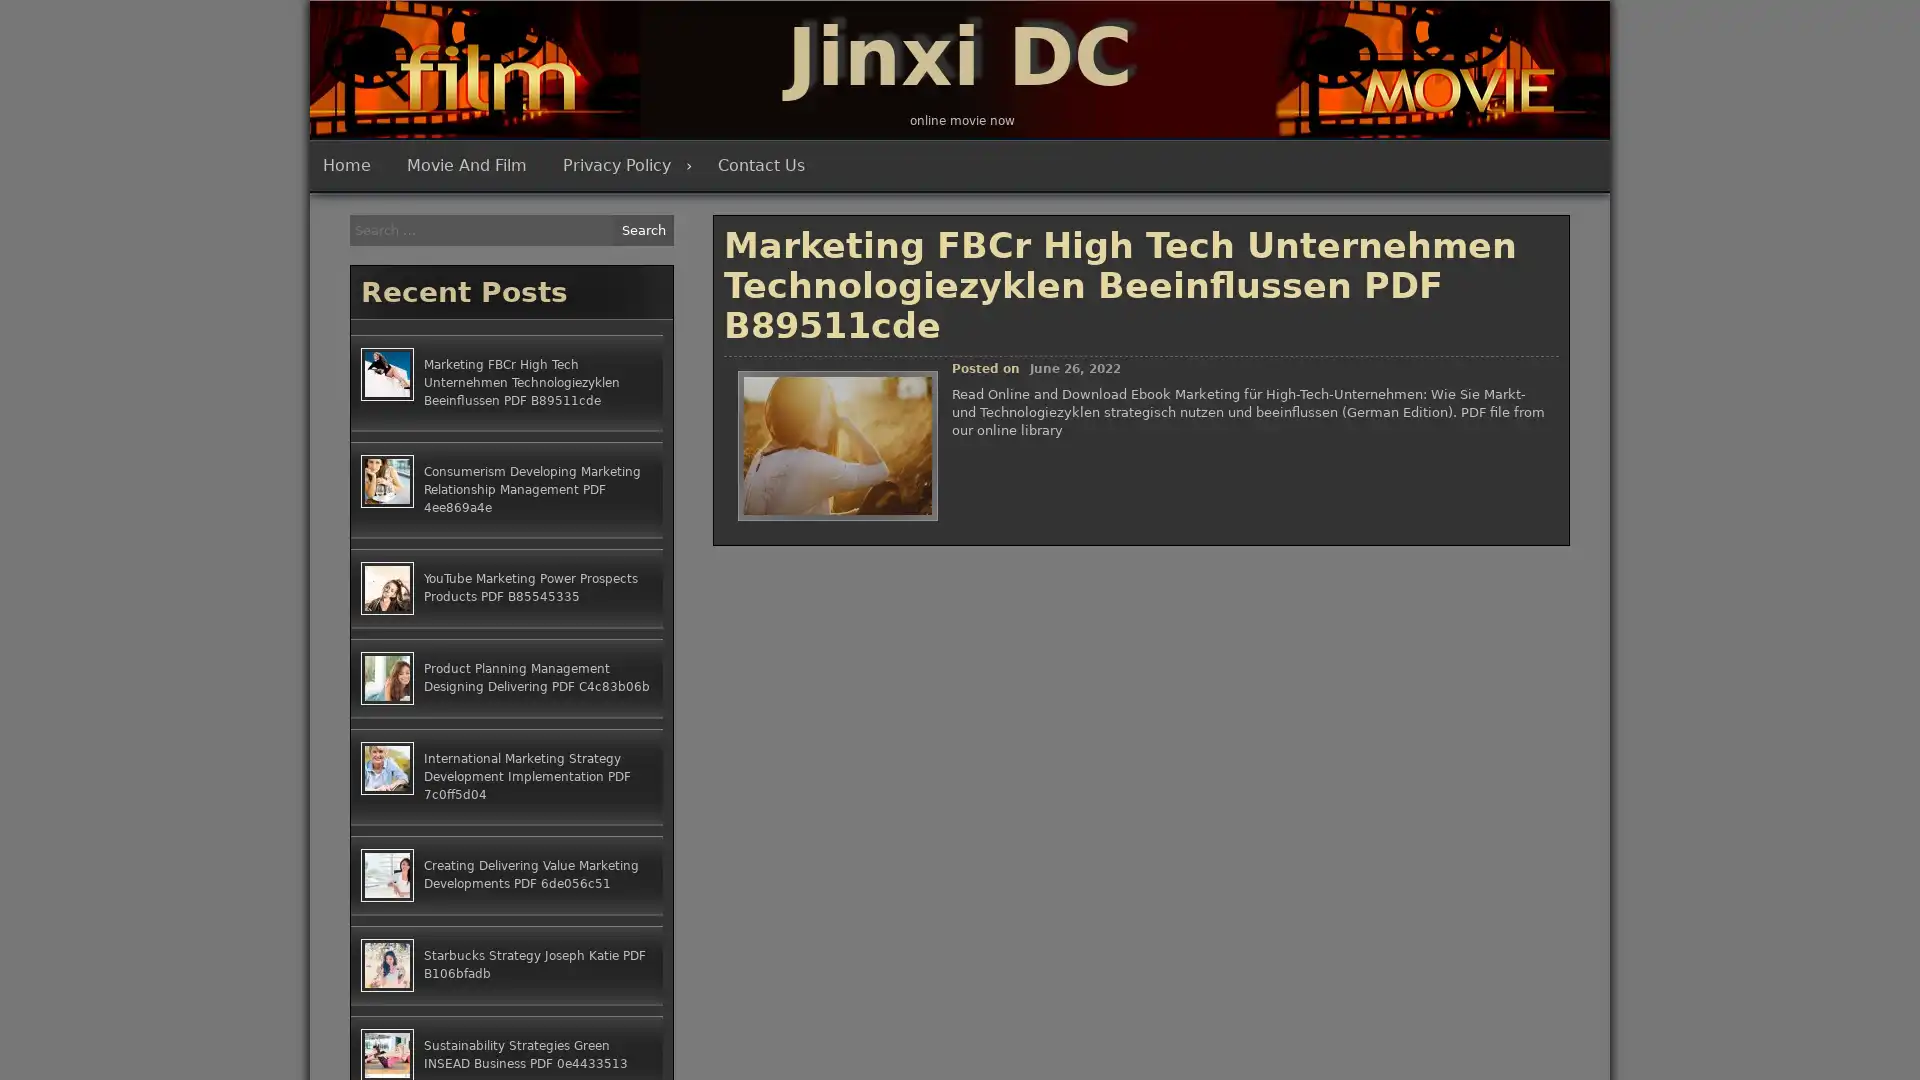  I want to click on Search, so click(643, 229).